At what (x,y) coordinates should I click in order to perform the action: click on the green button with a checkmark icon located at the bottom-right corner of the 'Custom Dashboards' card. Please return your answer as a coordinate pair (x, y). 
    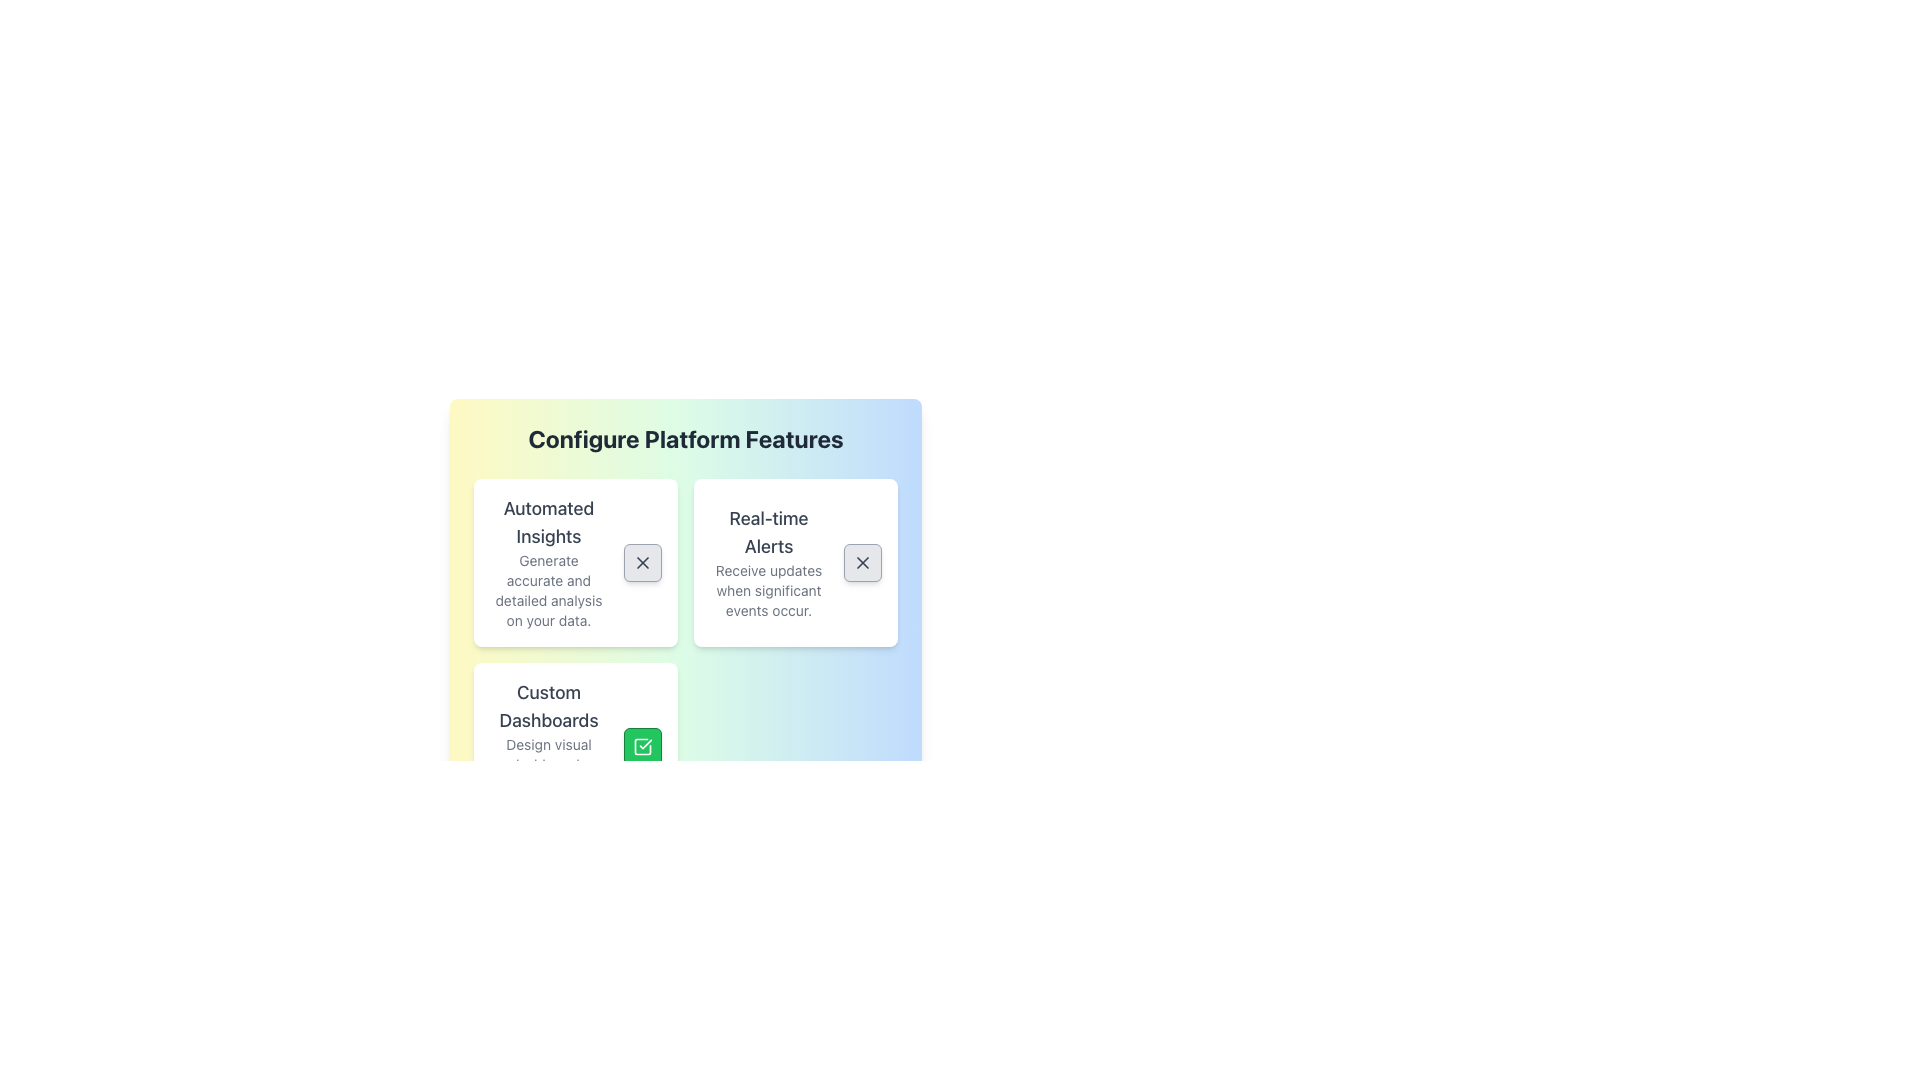
    Looking at the image, I should click on (643, 747).